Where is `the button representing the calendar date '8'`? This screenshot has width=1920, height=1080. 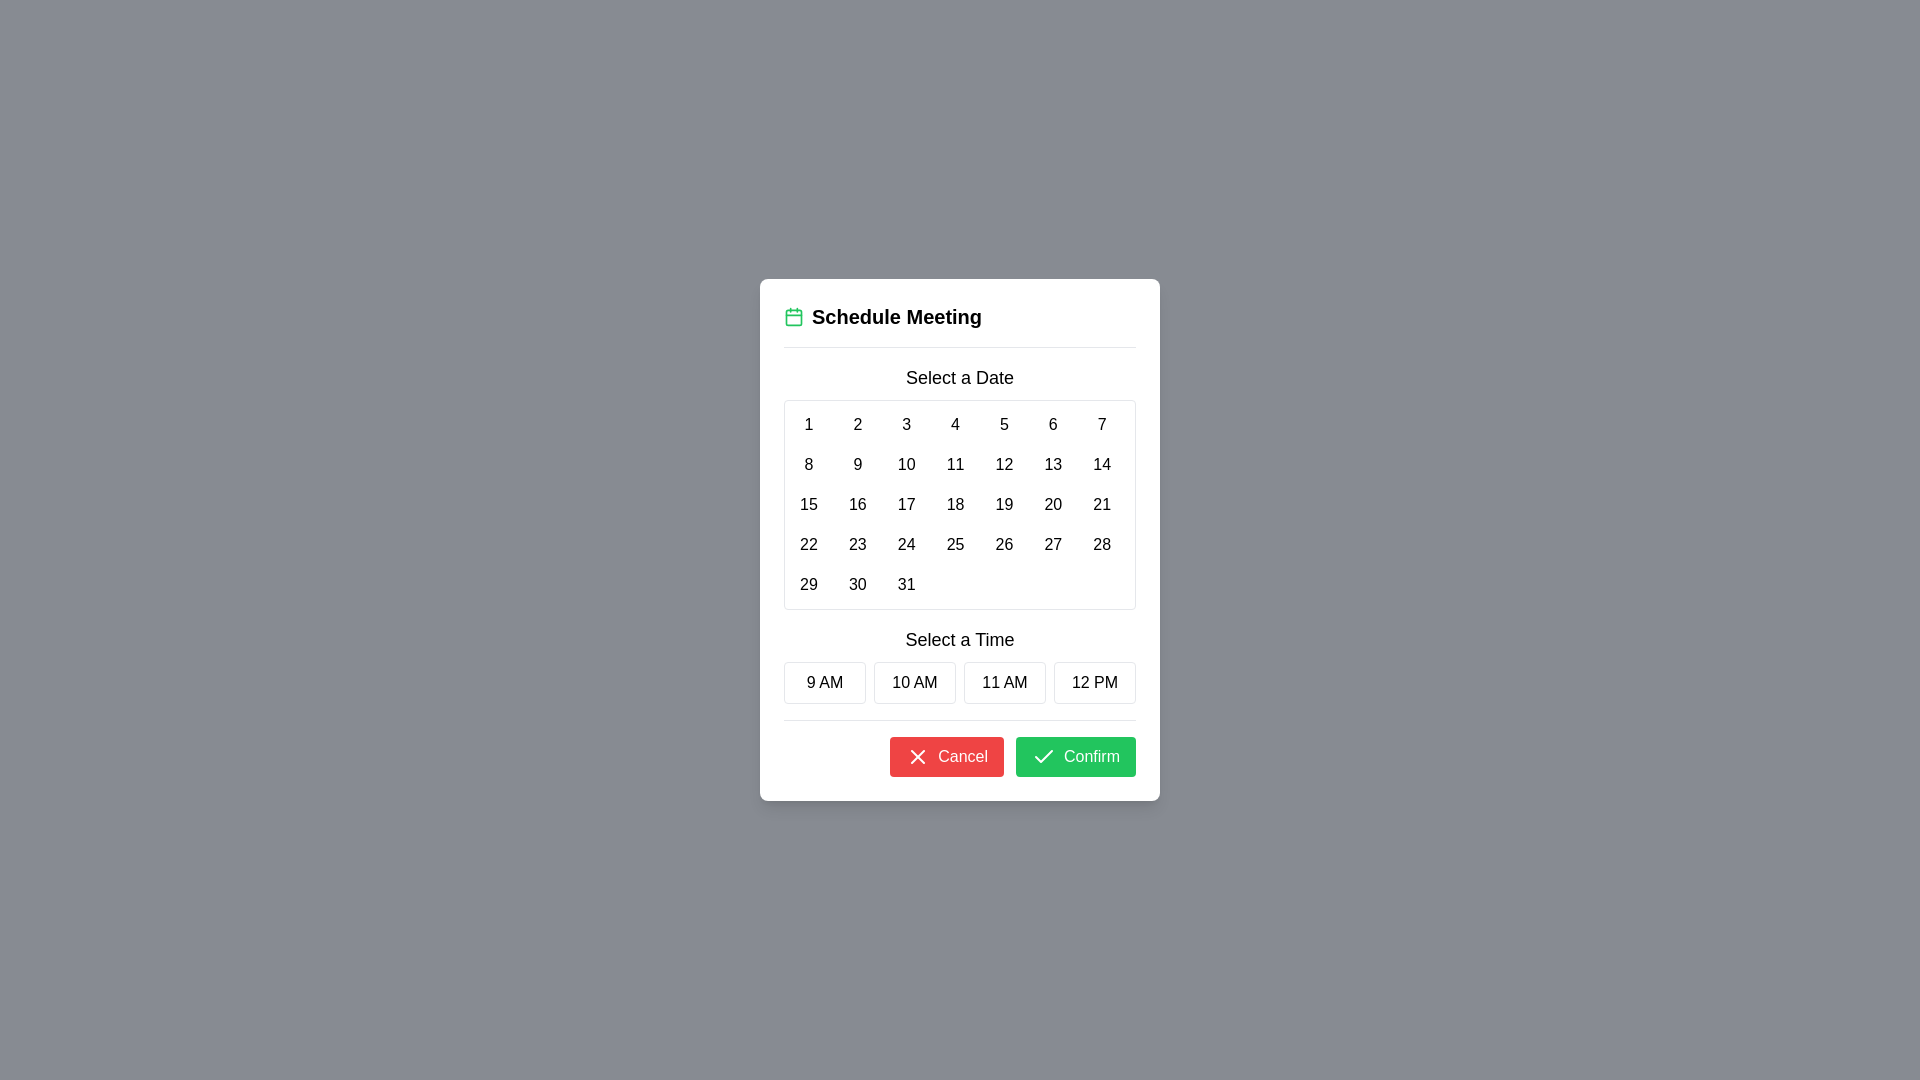
the button representing the calendar date '8' is located at coordinates (809, 465).